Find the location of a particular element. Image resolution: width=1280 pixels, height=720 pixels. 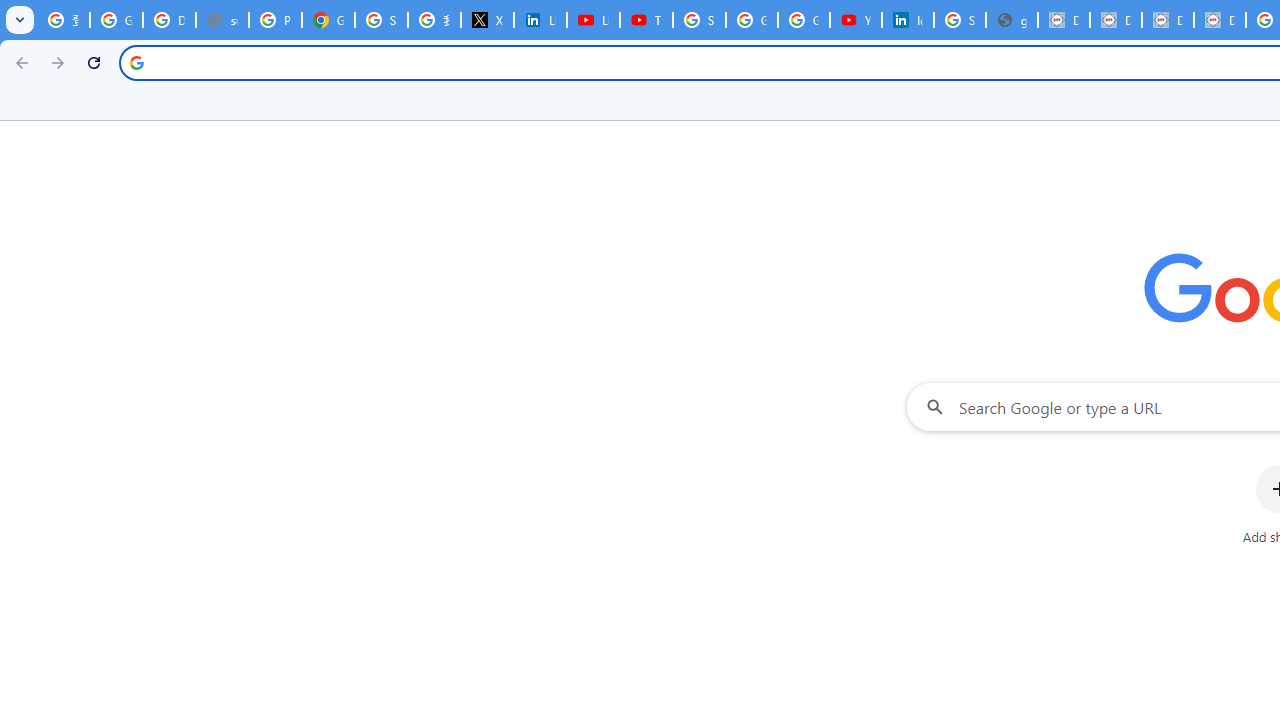

'LinkedIn - YouTube' is located at coordinates (592, 20).